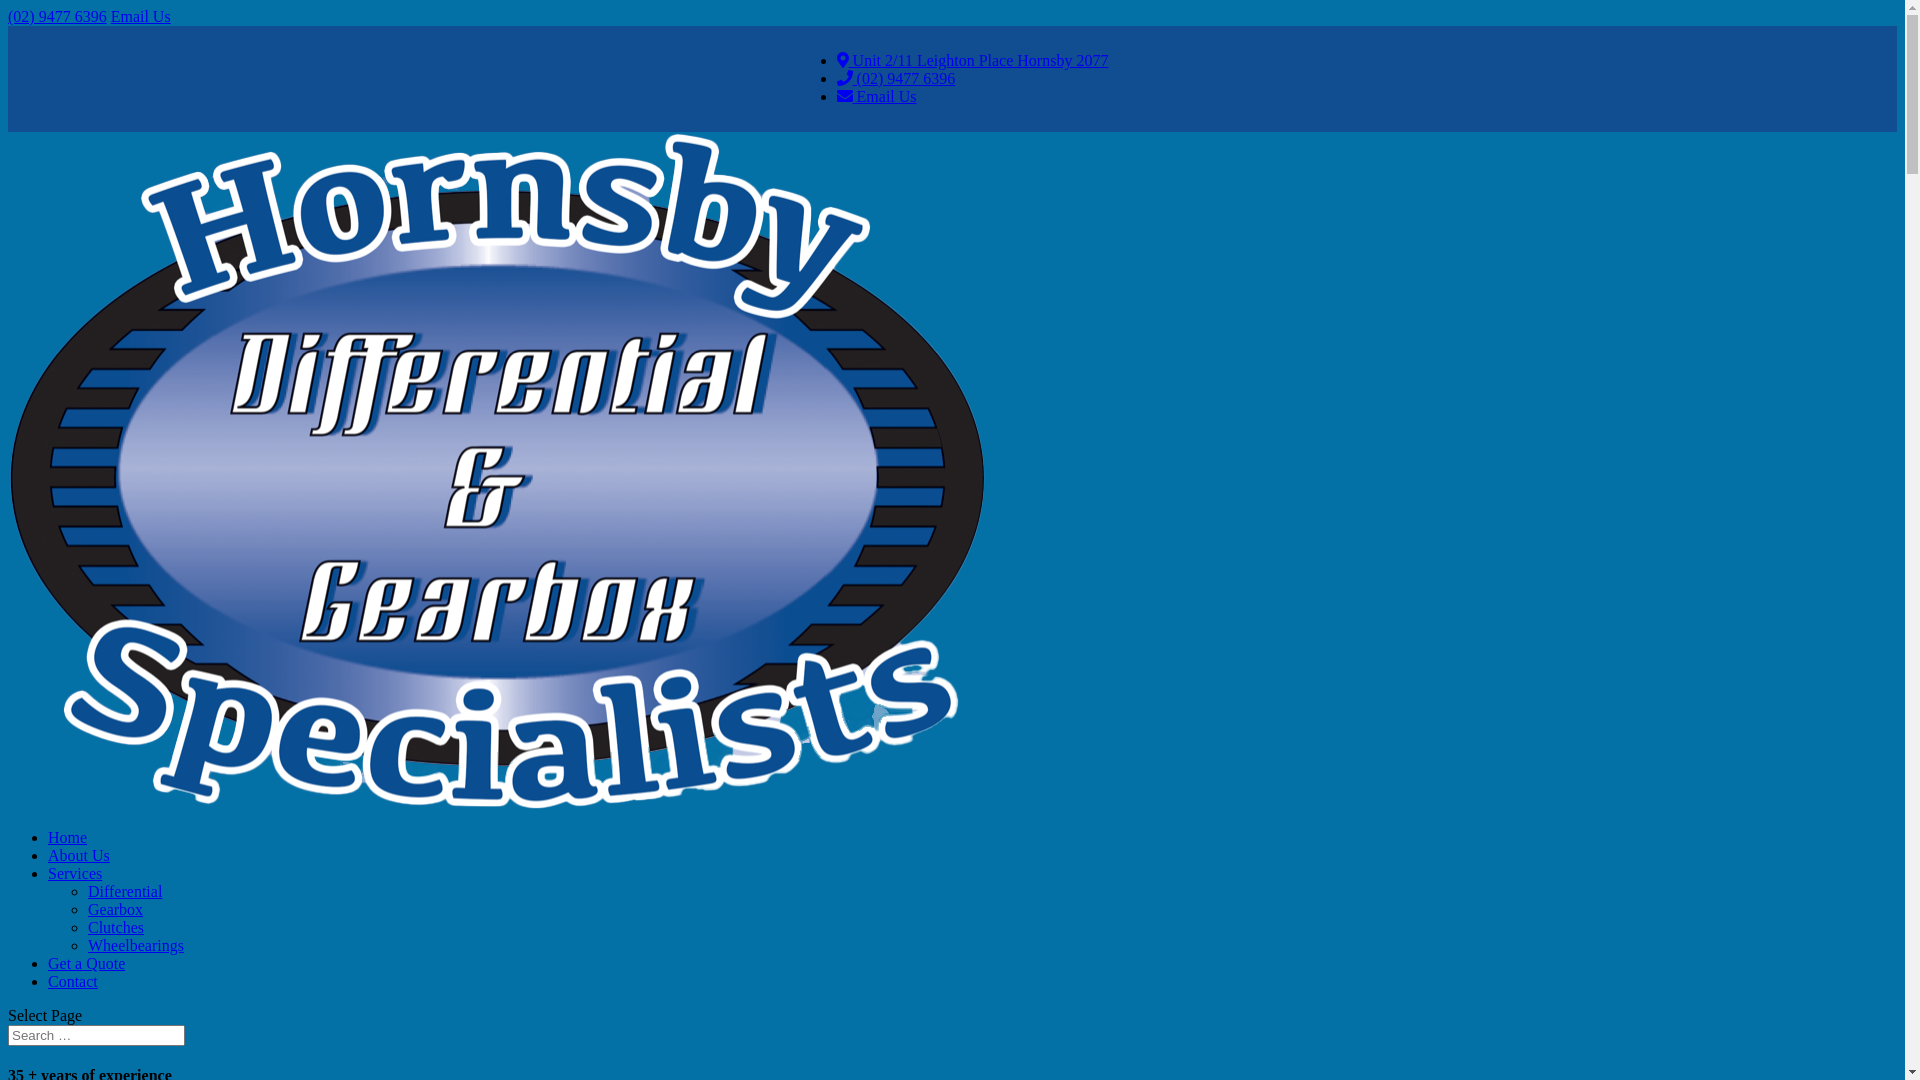  I want to click on 'Get a Quote', so click(85, 962).